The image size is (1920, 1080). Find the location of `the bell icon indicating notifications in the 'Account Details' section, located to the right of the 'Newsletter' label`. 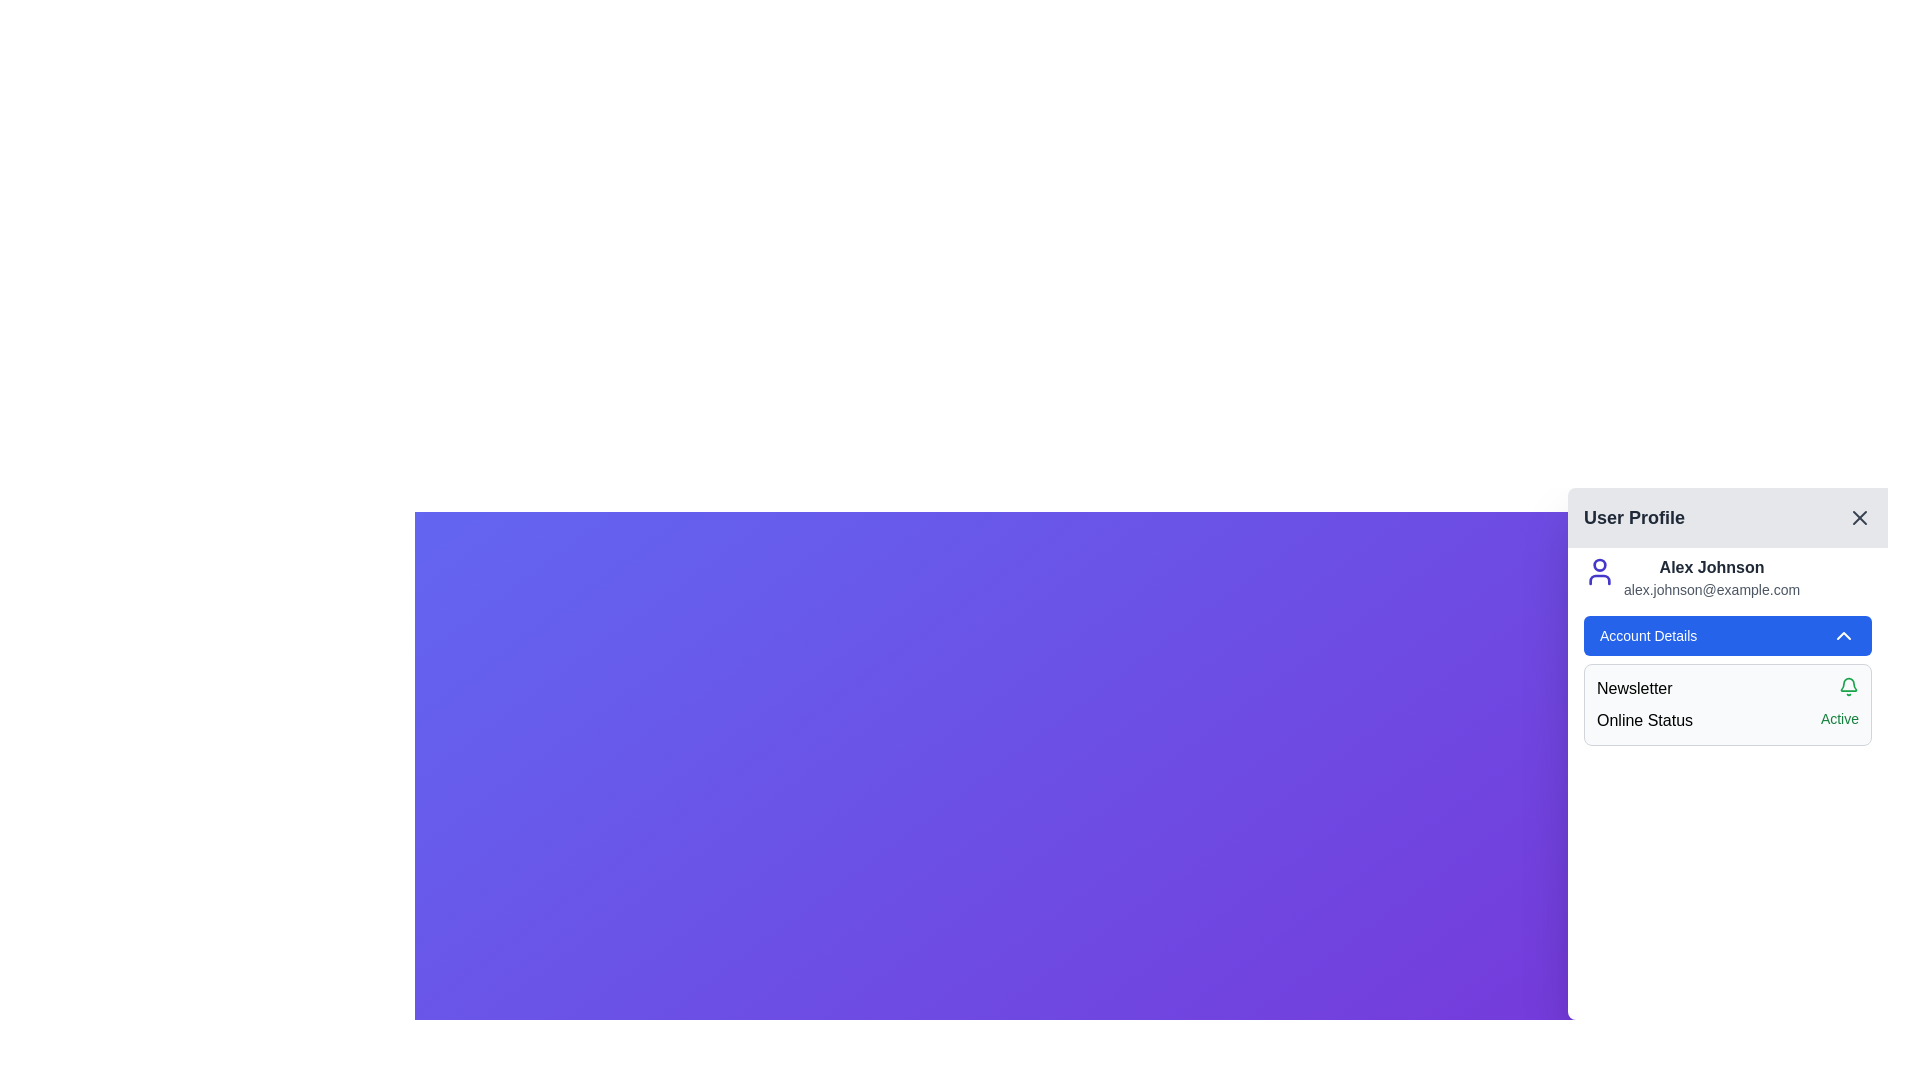

the bell icon indicating notifications in the 'Account Details' section, located to the right of the 'Newsletter' label is located at coordinates (1847, 685).